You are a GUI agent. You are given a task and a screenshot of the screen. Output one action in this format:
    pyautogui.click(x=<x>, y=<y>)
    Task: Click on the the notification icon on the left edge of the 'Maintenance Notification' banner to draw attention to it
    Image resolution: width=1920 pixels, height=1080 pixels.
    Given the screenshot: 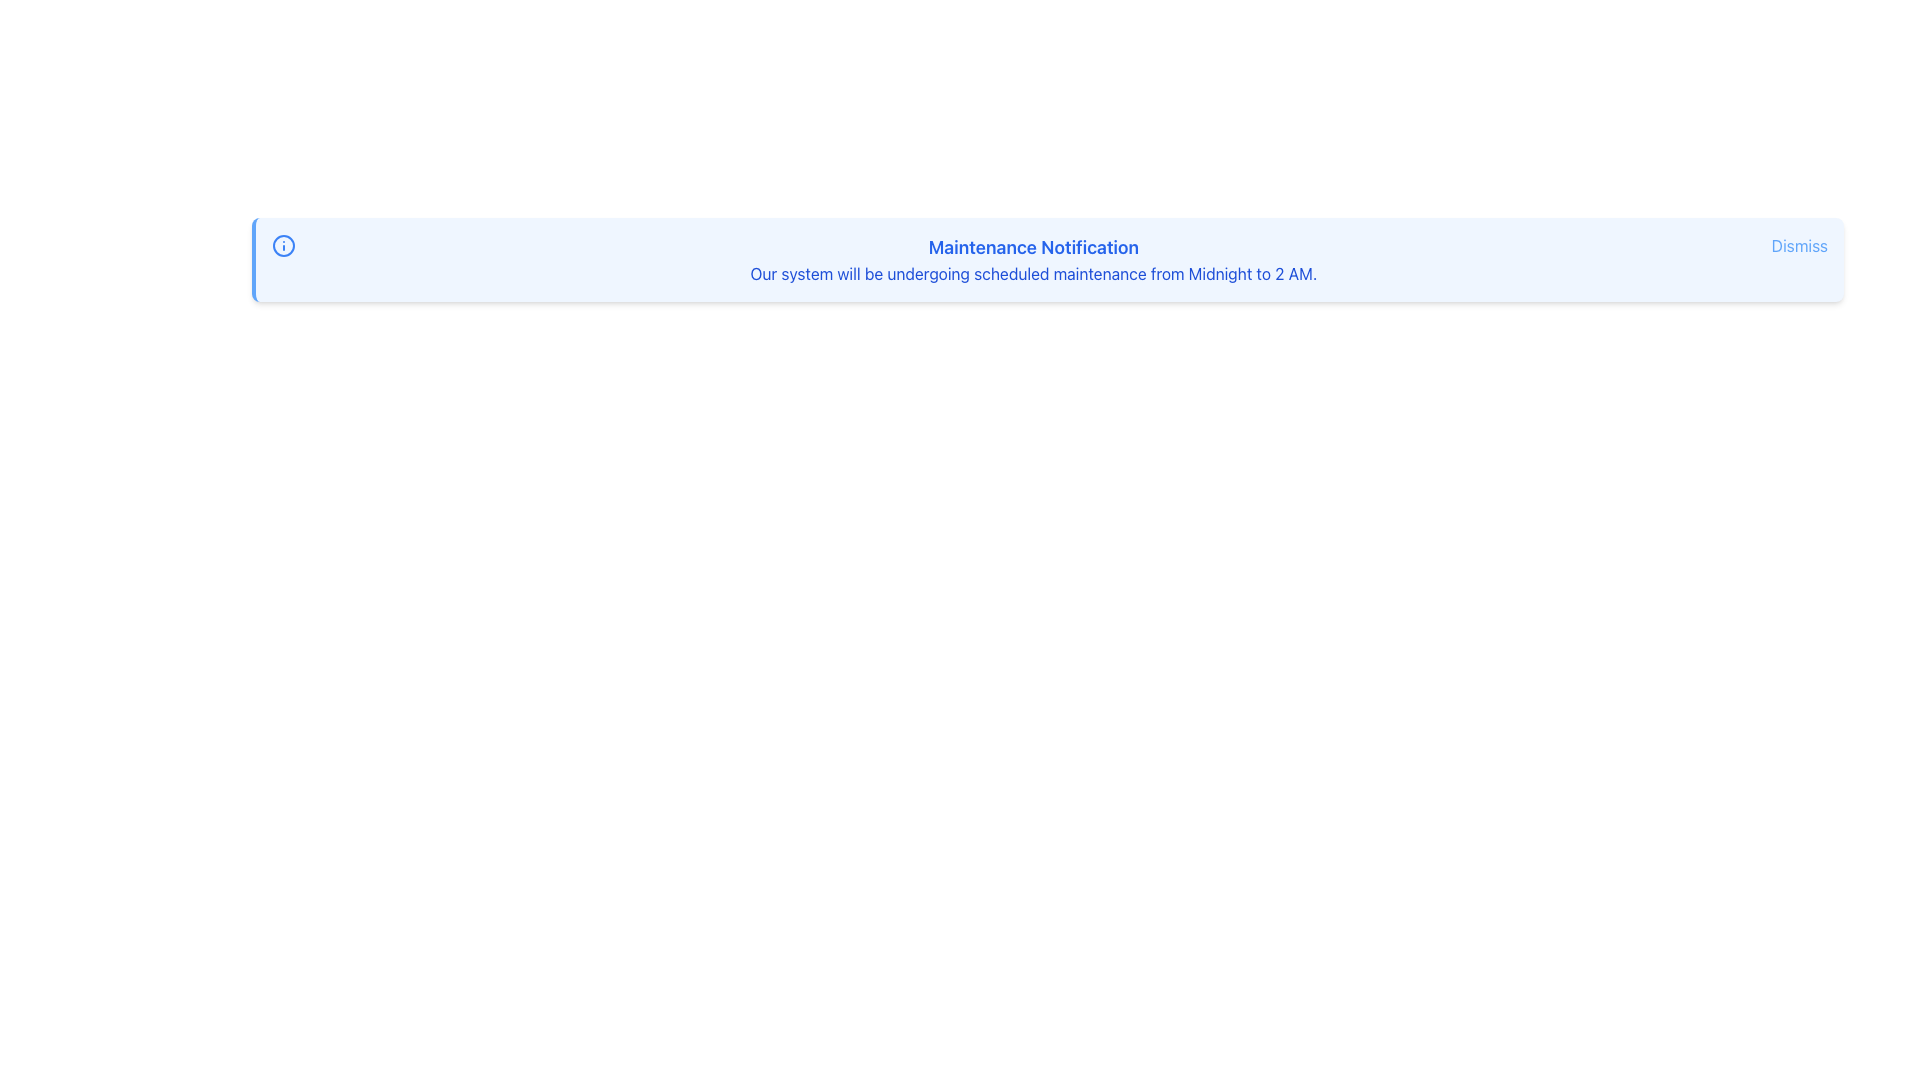 What is the action you would take?
    pyautogui.click(x=282, y=245)
    